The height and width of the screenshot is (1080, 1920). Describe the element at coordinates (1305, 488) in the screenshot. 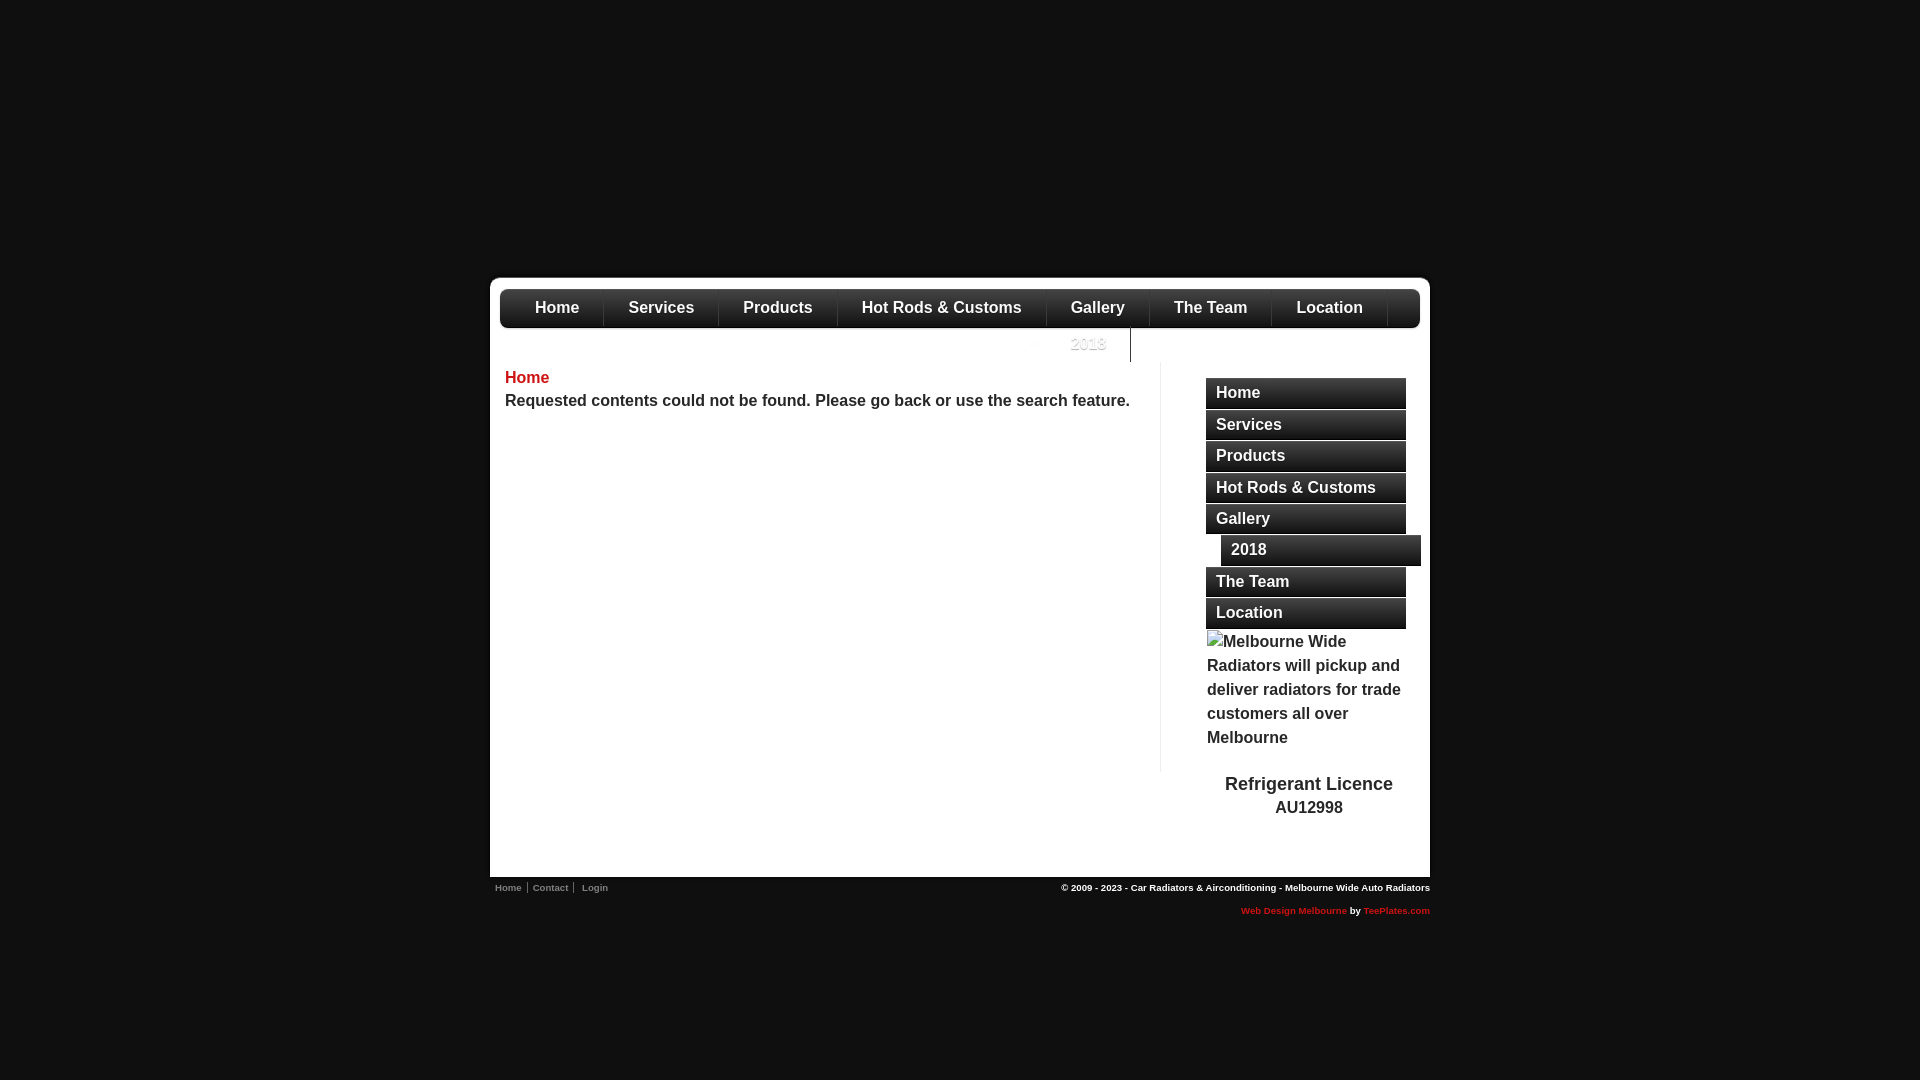

I see `'Hot Rods & Customs'` at that location.